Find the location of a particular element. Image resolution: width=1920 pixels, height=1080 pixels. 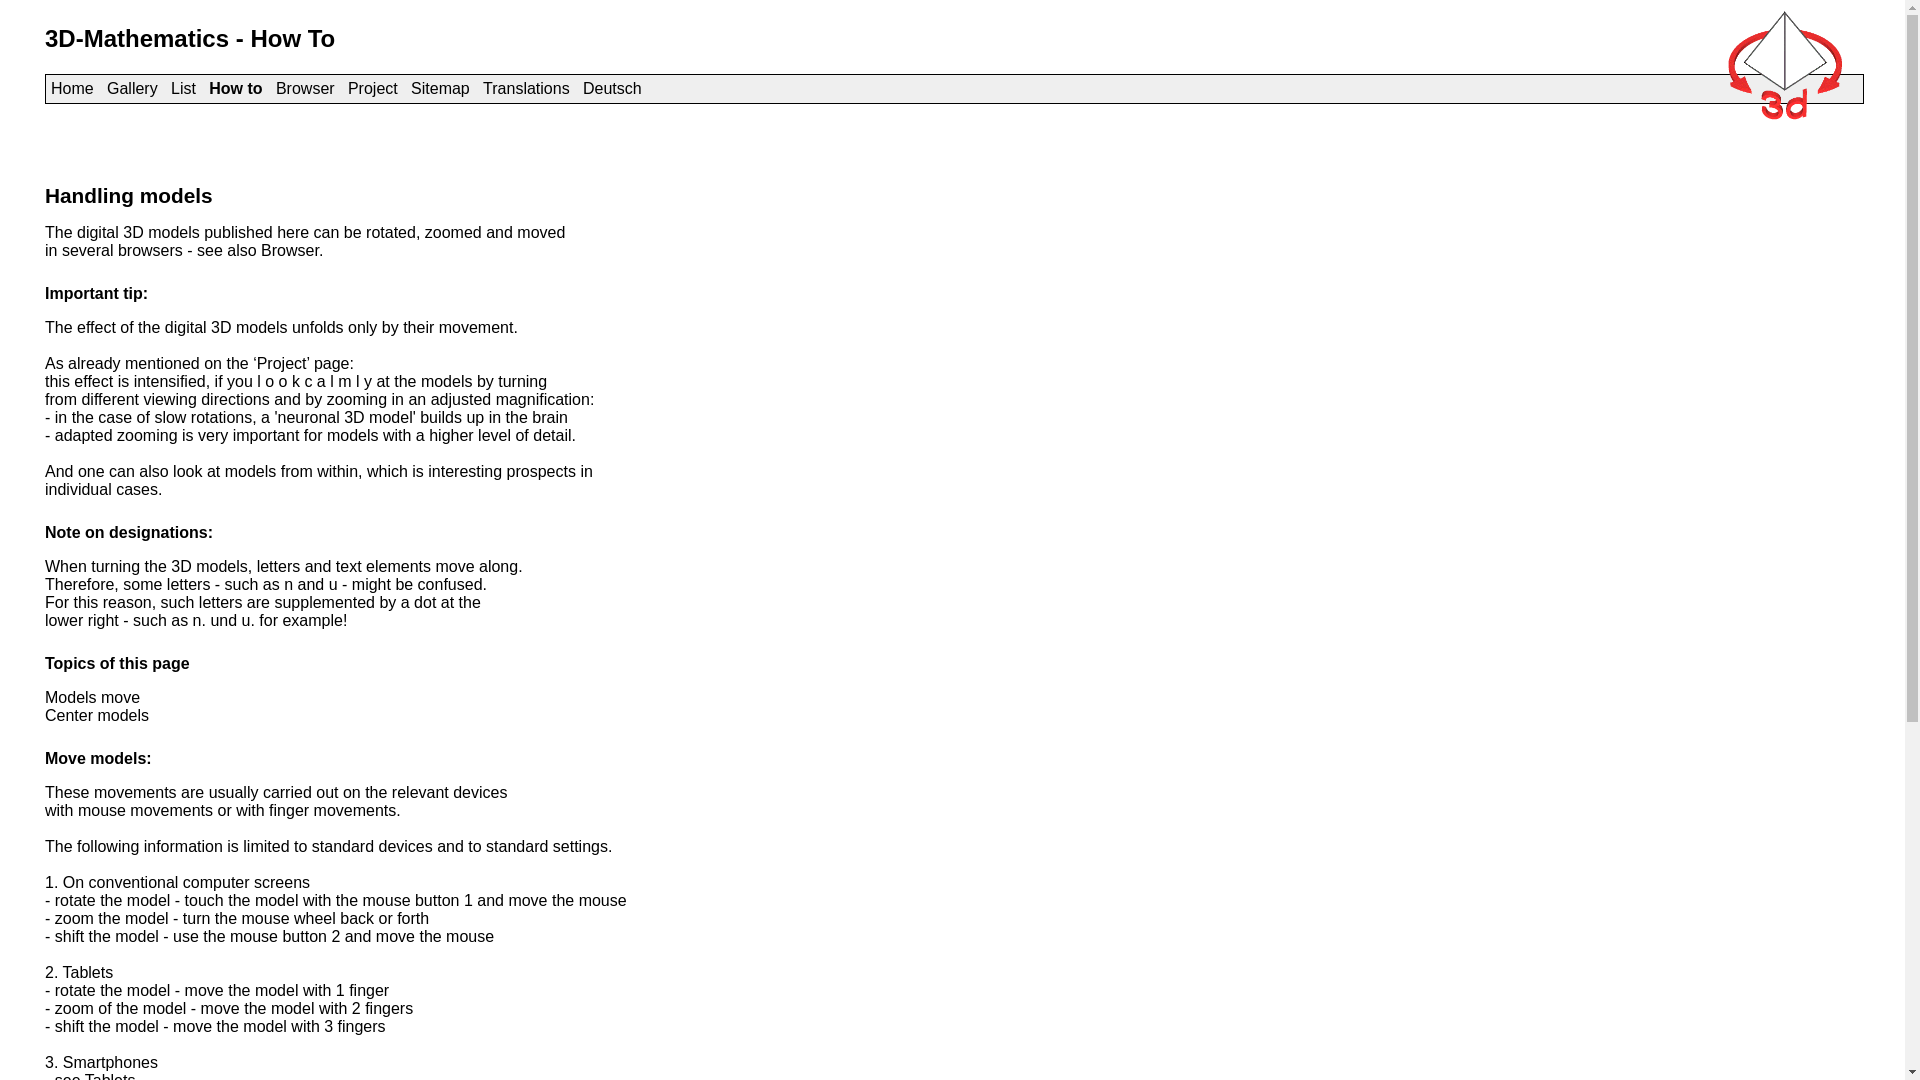

'3D-Mathematics - How To' is located at coordinates (190, 38).